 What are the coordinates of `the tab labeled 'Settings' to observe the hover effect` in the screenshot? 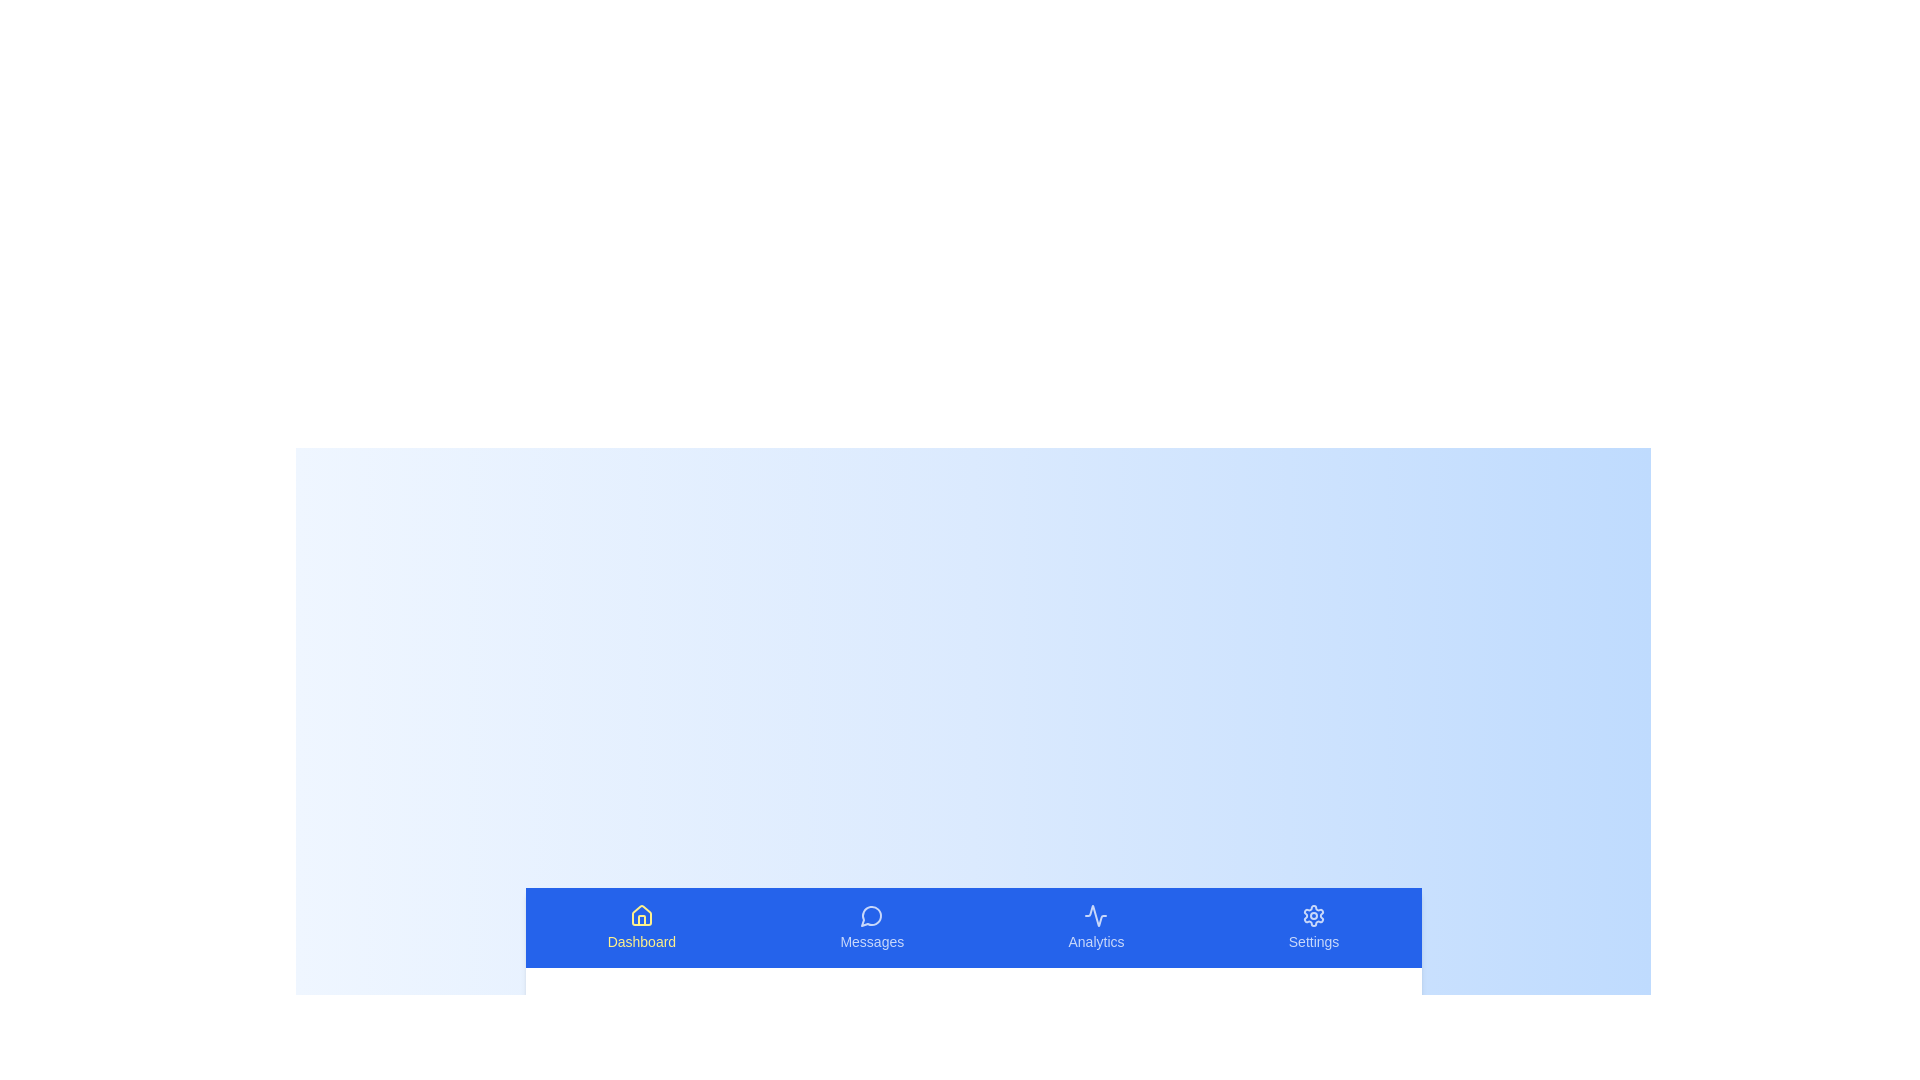 It's located at (1314, 928).